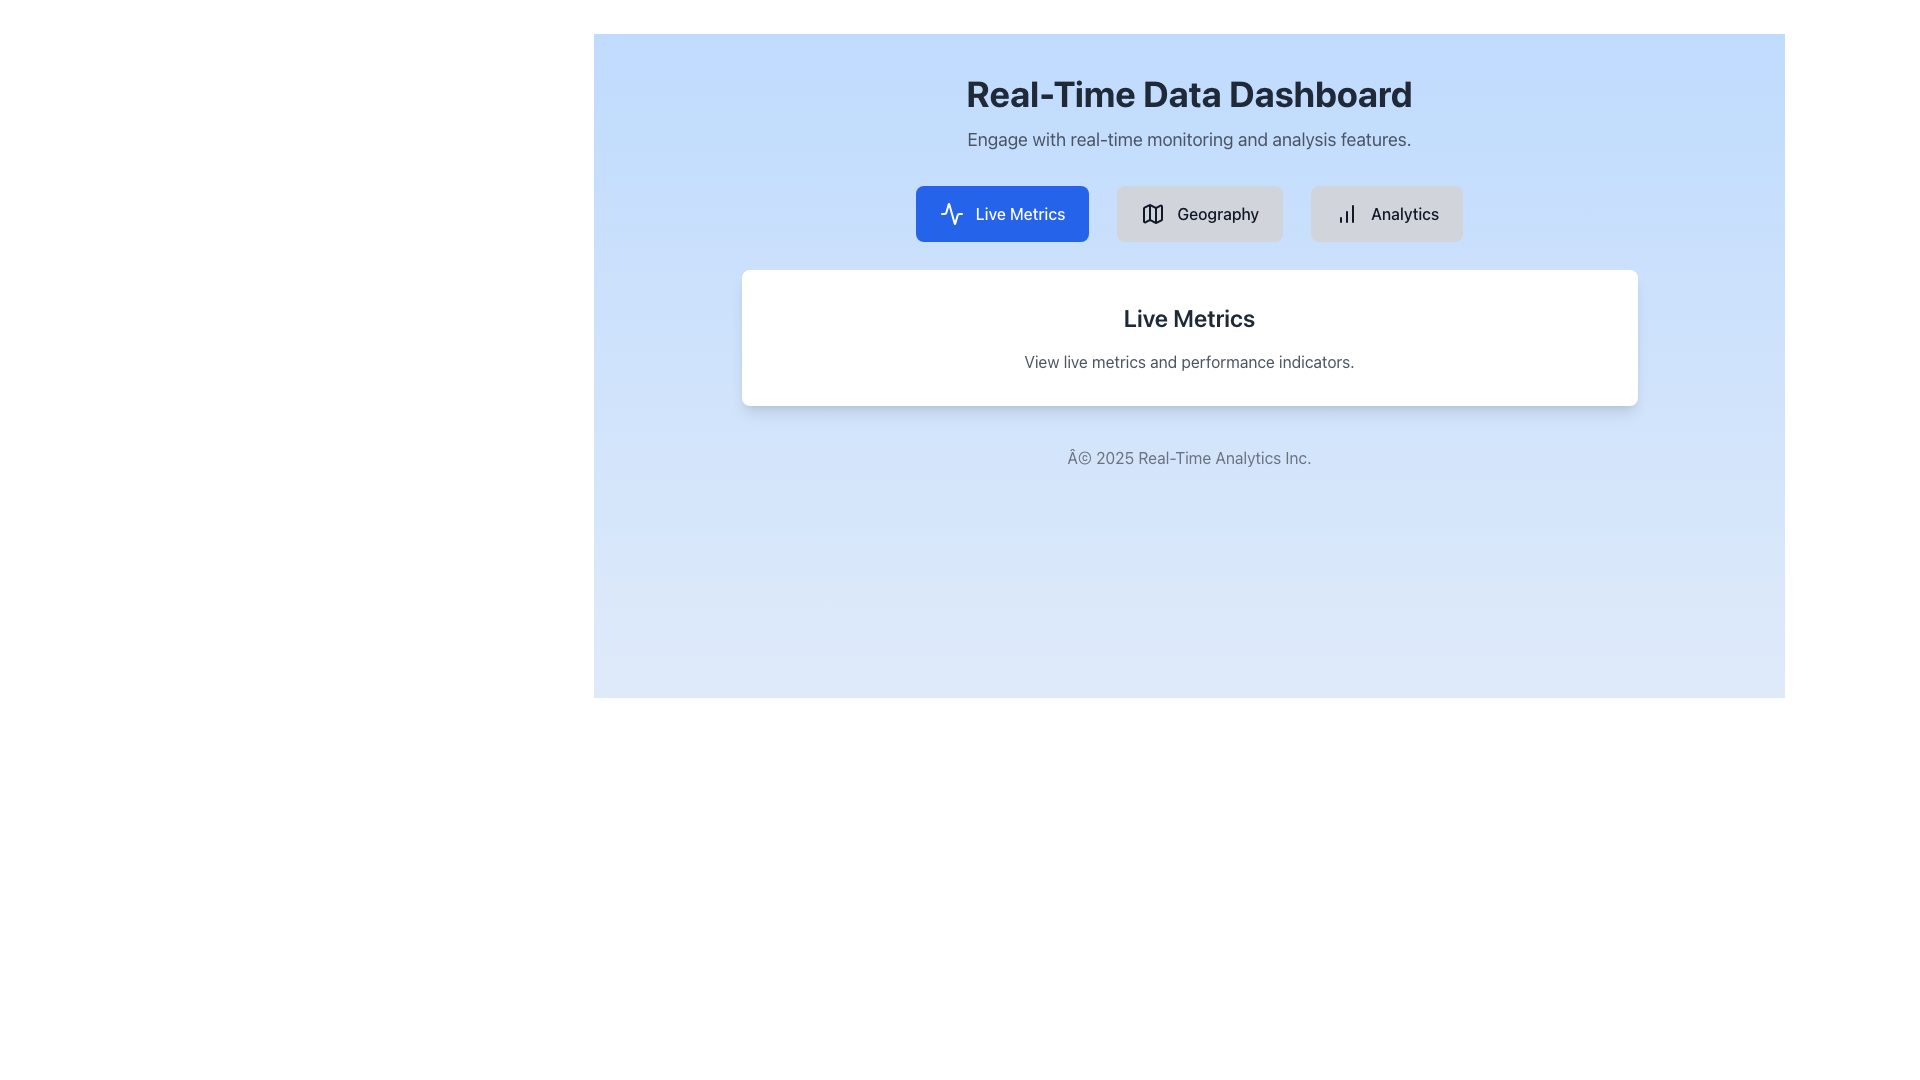 The width and height of the screenshot is (1920, 1080). I want to click on the Geography icon in the navigation bar, so click(1153, 213).